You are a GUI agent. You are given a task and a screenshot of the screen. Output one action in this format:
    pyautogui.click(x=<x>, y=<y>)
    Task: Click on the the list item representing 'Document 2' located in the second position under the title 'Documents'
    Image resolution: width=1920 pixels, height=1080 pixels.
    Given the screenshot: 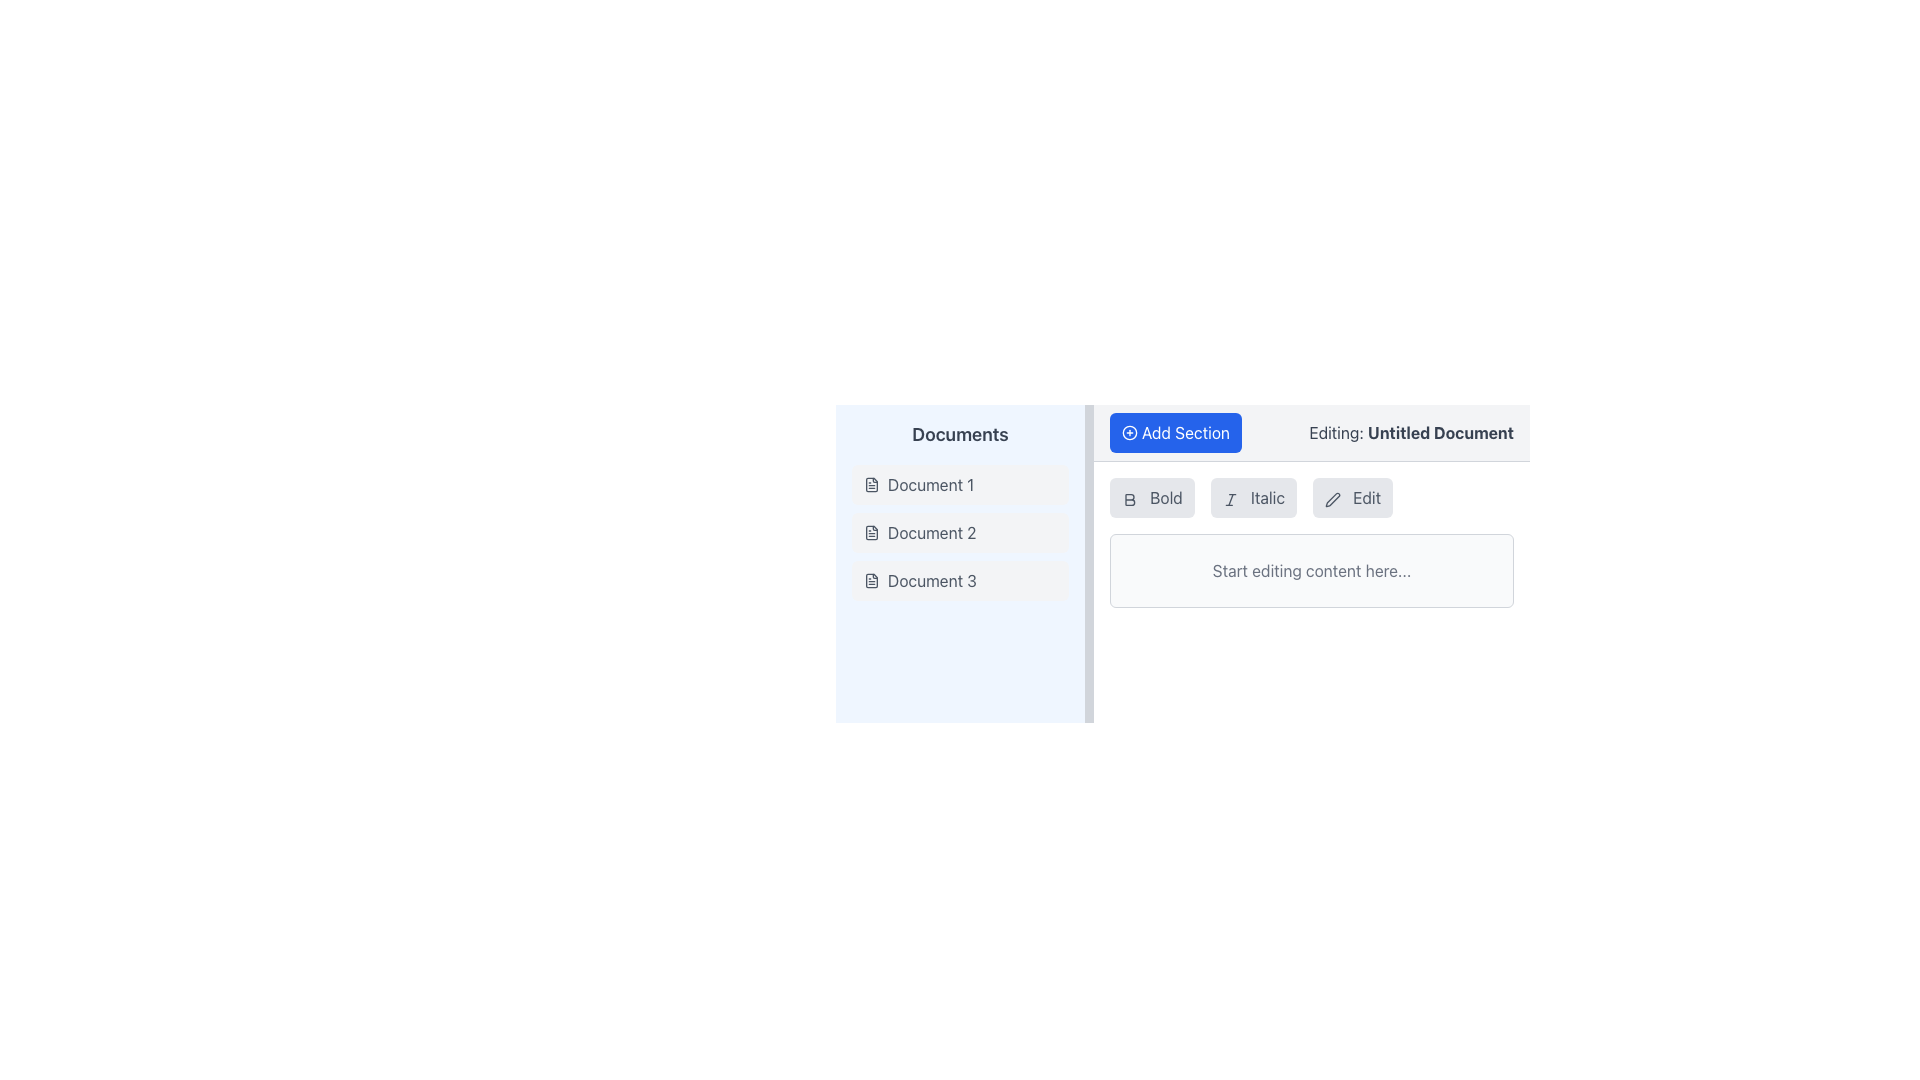 What is the action you would take?
    pyautogui.click(x=960, y=531)
    